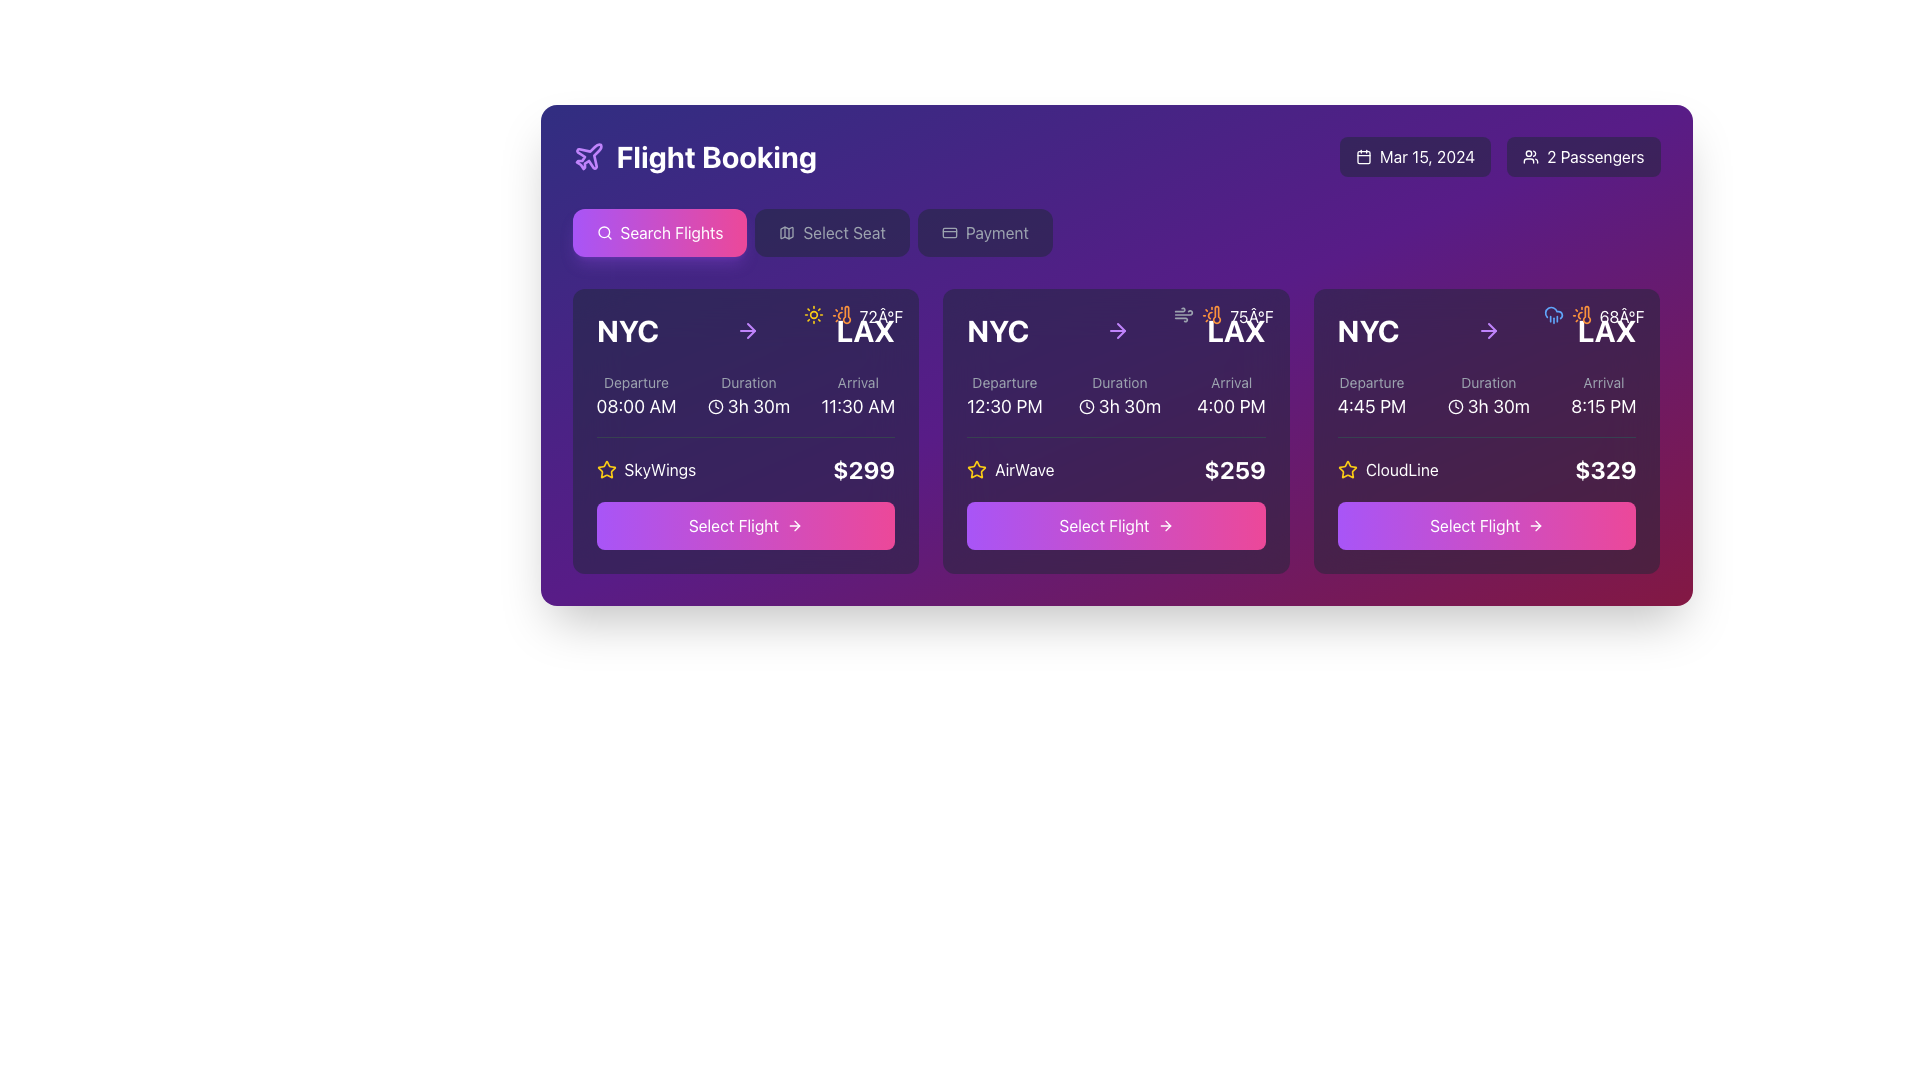 The image size is (1920, 1080). I want to click on the Text Display element that shows 'Departure' in gray text above '08:00 AM' in white text, located in the leftmost card of flight options, so click(635, 397).